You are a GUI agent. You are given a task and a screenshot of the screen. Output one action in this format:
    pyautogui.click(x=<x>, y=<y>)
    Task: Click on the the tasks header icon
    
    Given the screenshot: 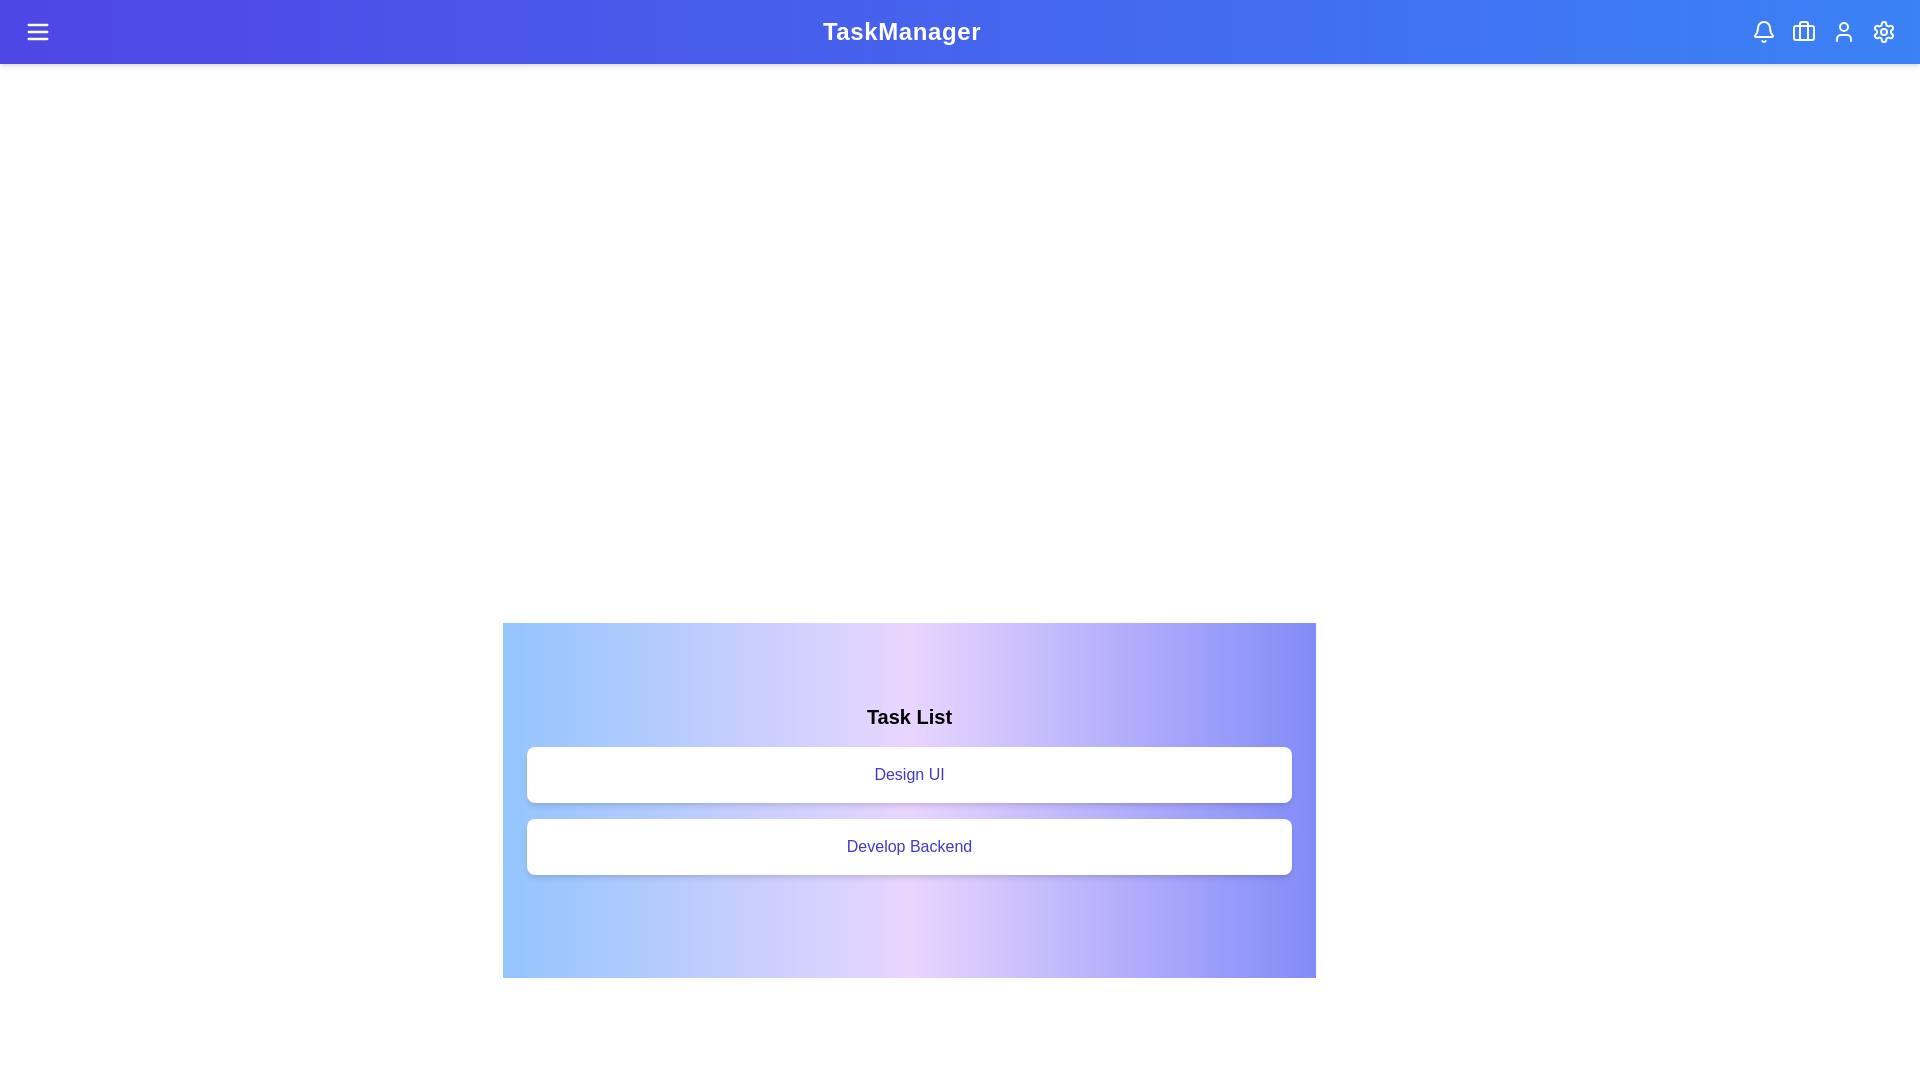 What is the action you would take?
    pyautogui.click(x=1804, y=31)
    